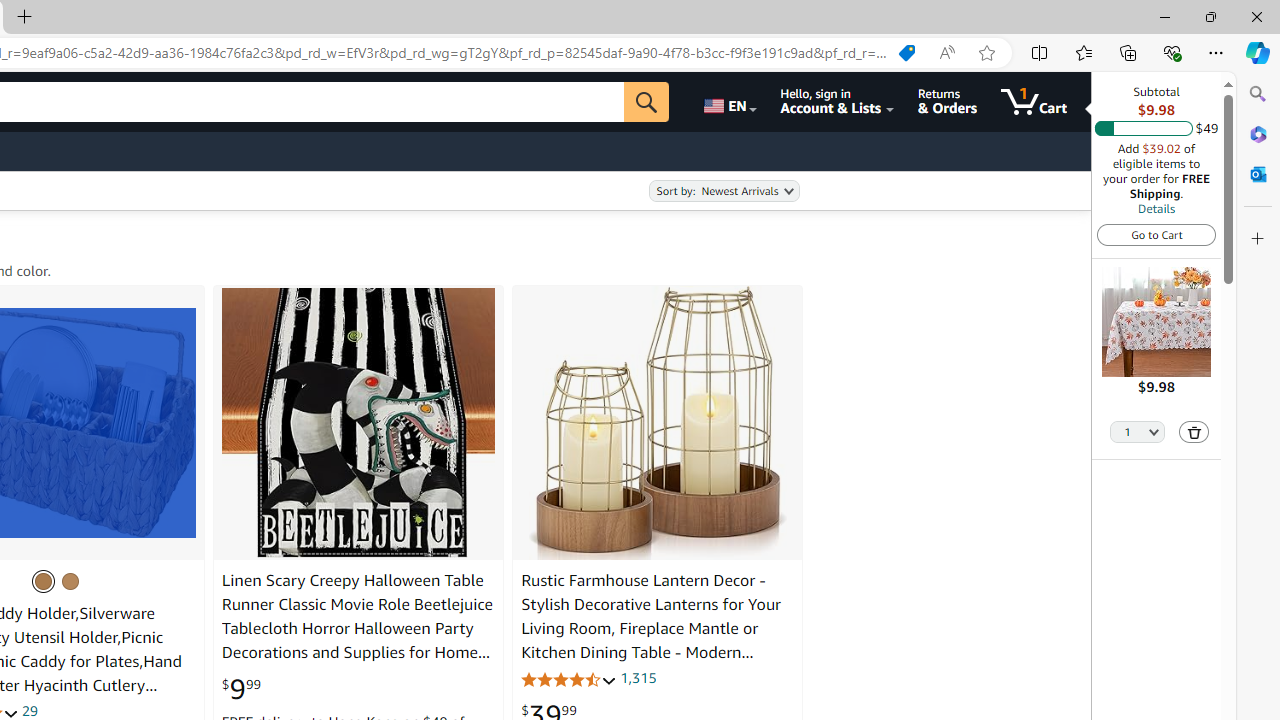 This screenshot has width=1280, height=720. What do you see at coordinates (722, 191) in the screenshot?
I see `'Sort by:'` at bounding box center [722, 191].